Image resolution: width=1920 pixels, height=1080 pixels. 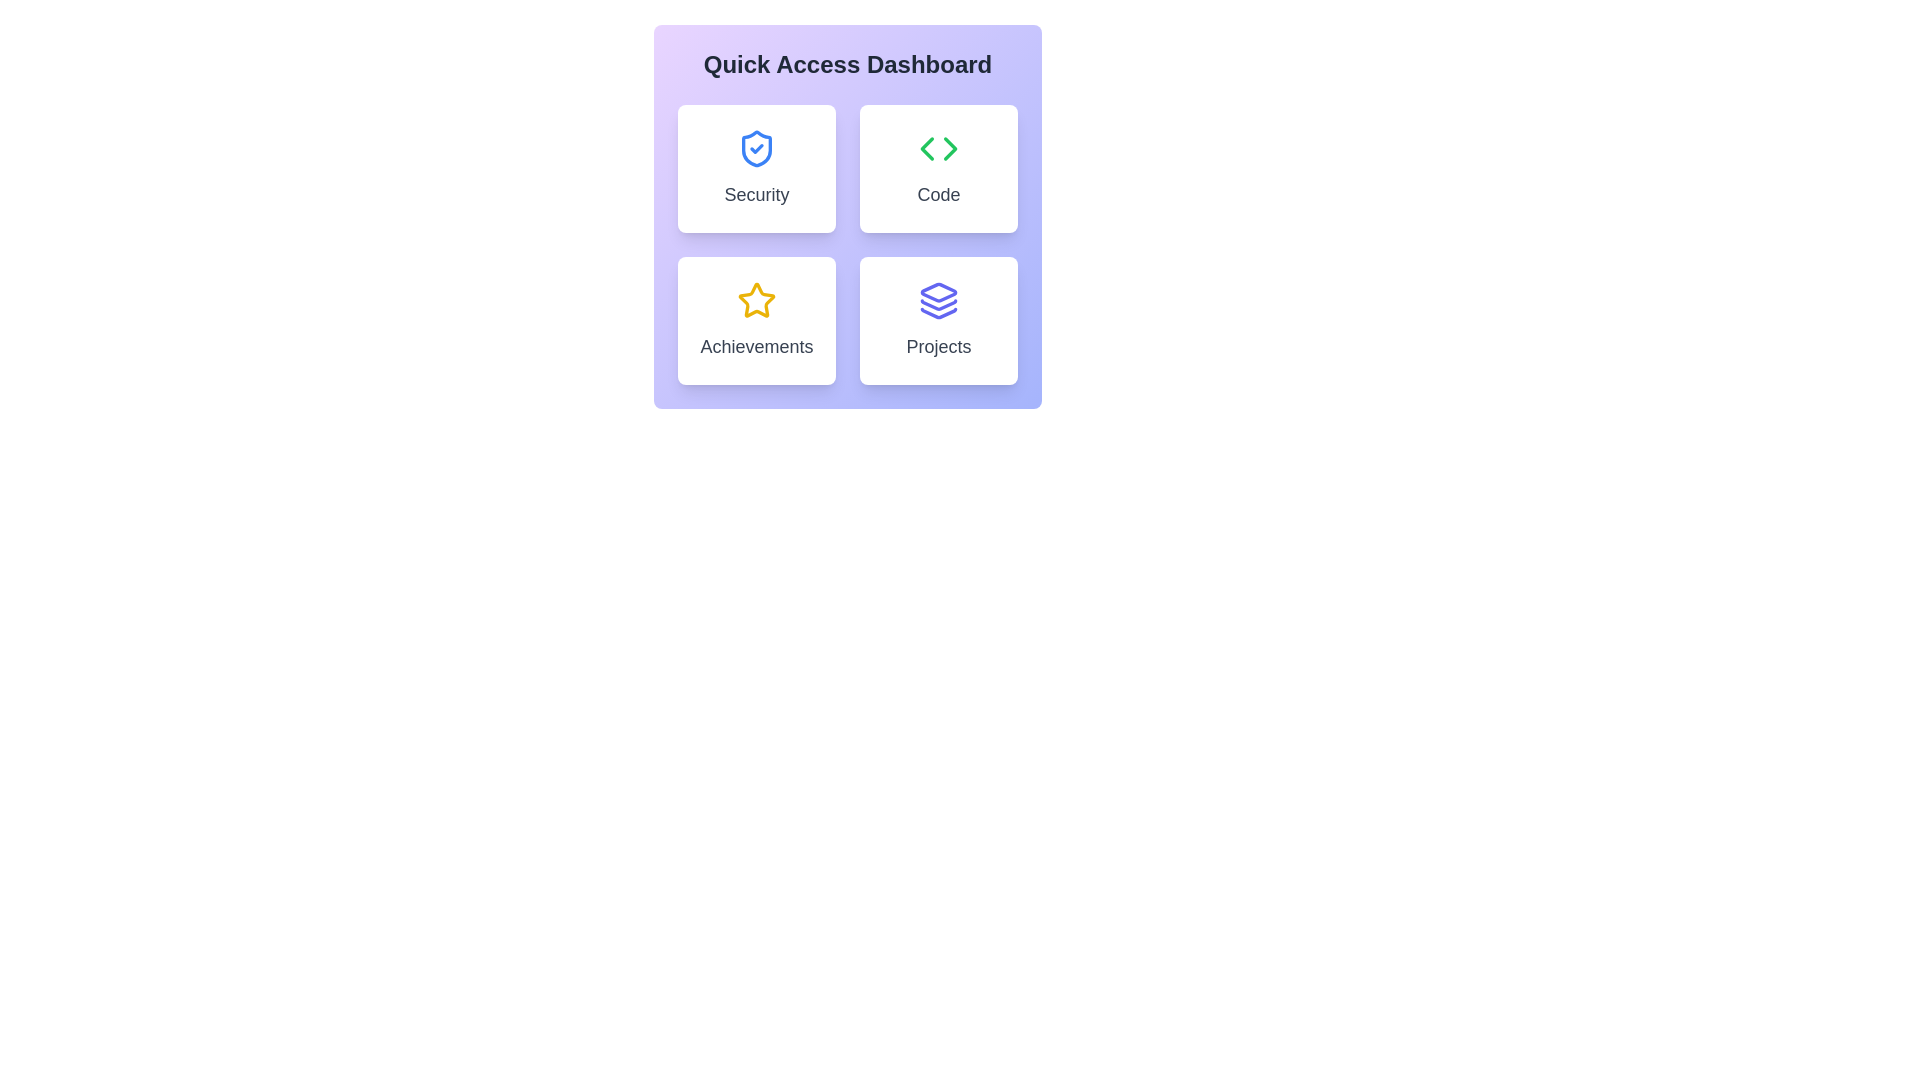 I want to click on the SVG graphic representing the security feature located in the top-left quadrant of the grid under the 'Quick Access Dashboard' header, which visually indicates the meaning of the 'Security' label, so click(x=756, y=148).